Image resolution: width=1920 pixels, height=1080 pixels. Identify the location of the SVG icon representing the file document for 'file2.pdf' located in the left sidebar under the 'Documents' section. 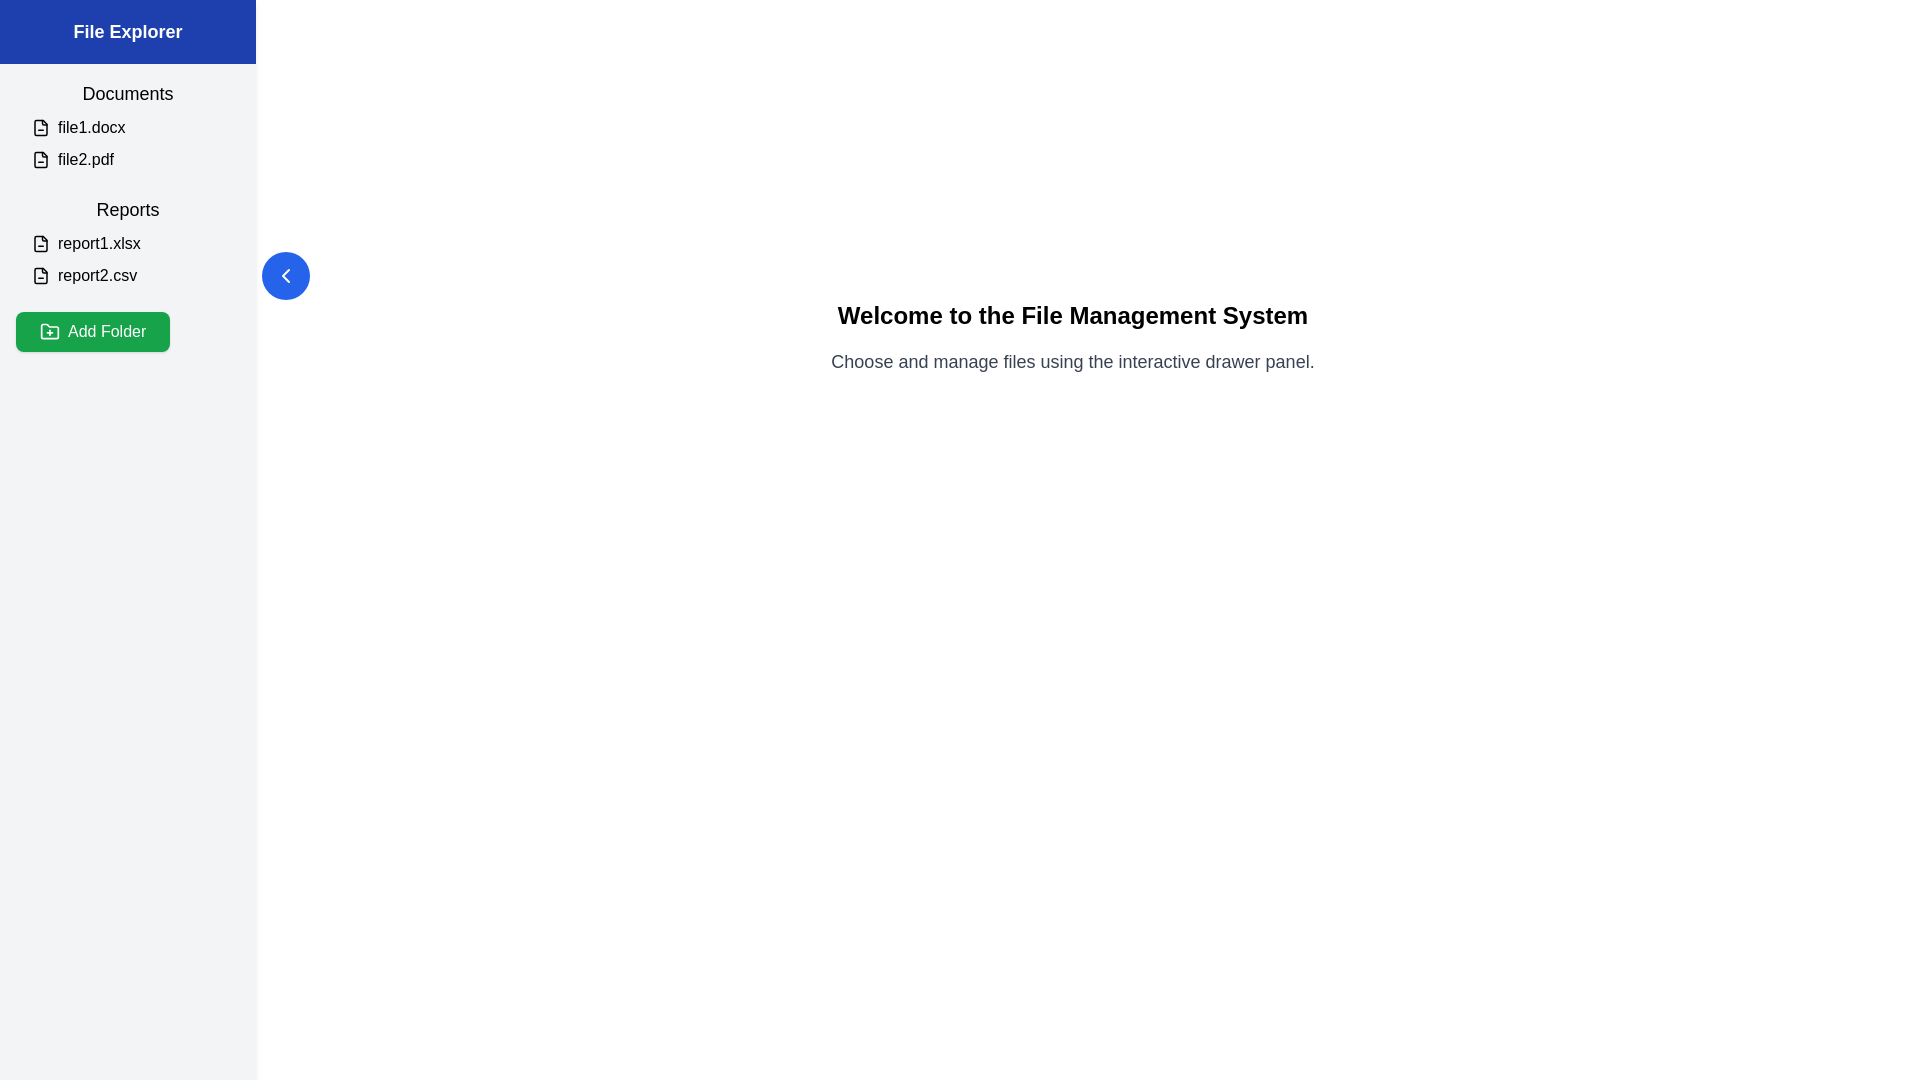
(41, 158).